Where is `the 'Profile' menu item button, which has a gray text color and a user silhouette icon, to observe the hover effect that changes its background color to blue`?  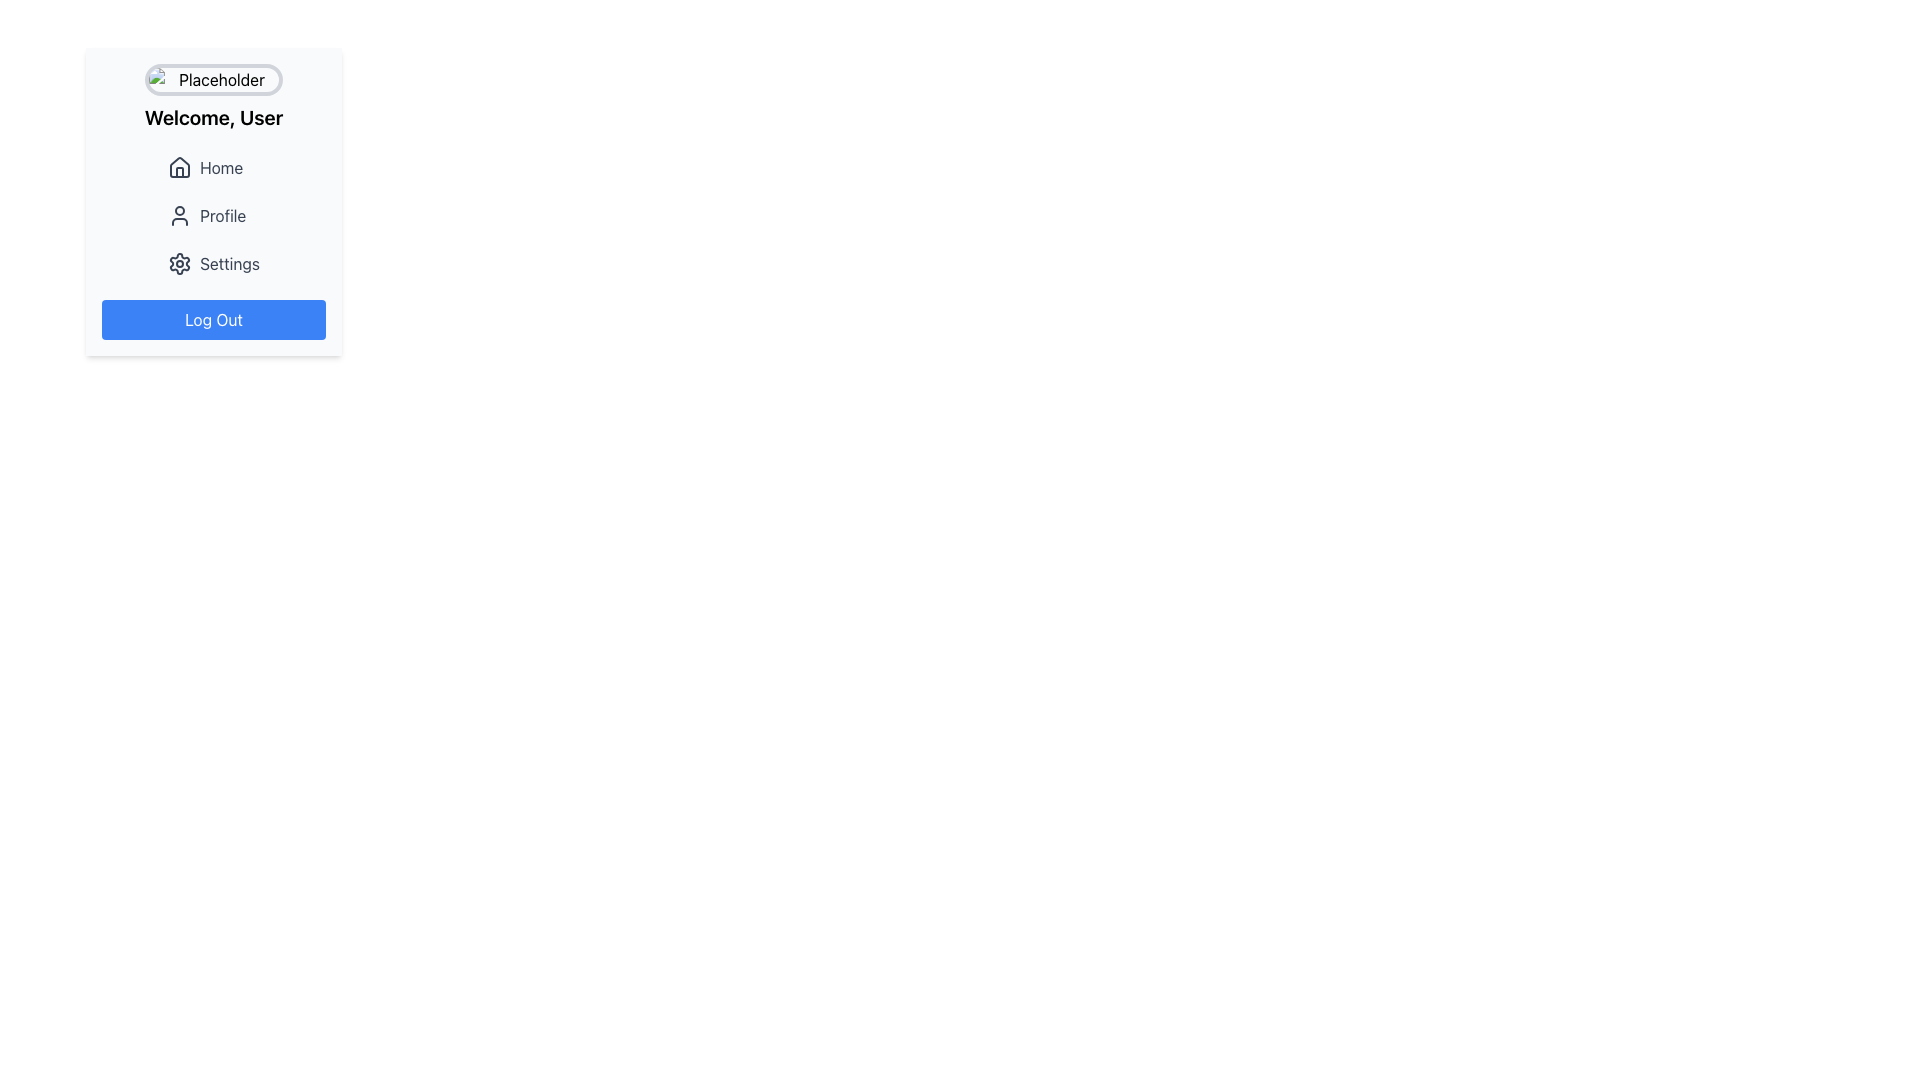 the 'Profile' menu item button, which has a gray text color and a user silhouette icon, to observe the hover effect that changes its background color to blue is located at coordinates (214, 216).